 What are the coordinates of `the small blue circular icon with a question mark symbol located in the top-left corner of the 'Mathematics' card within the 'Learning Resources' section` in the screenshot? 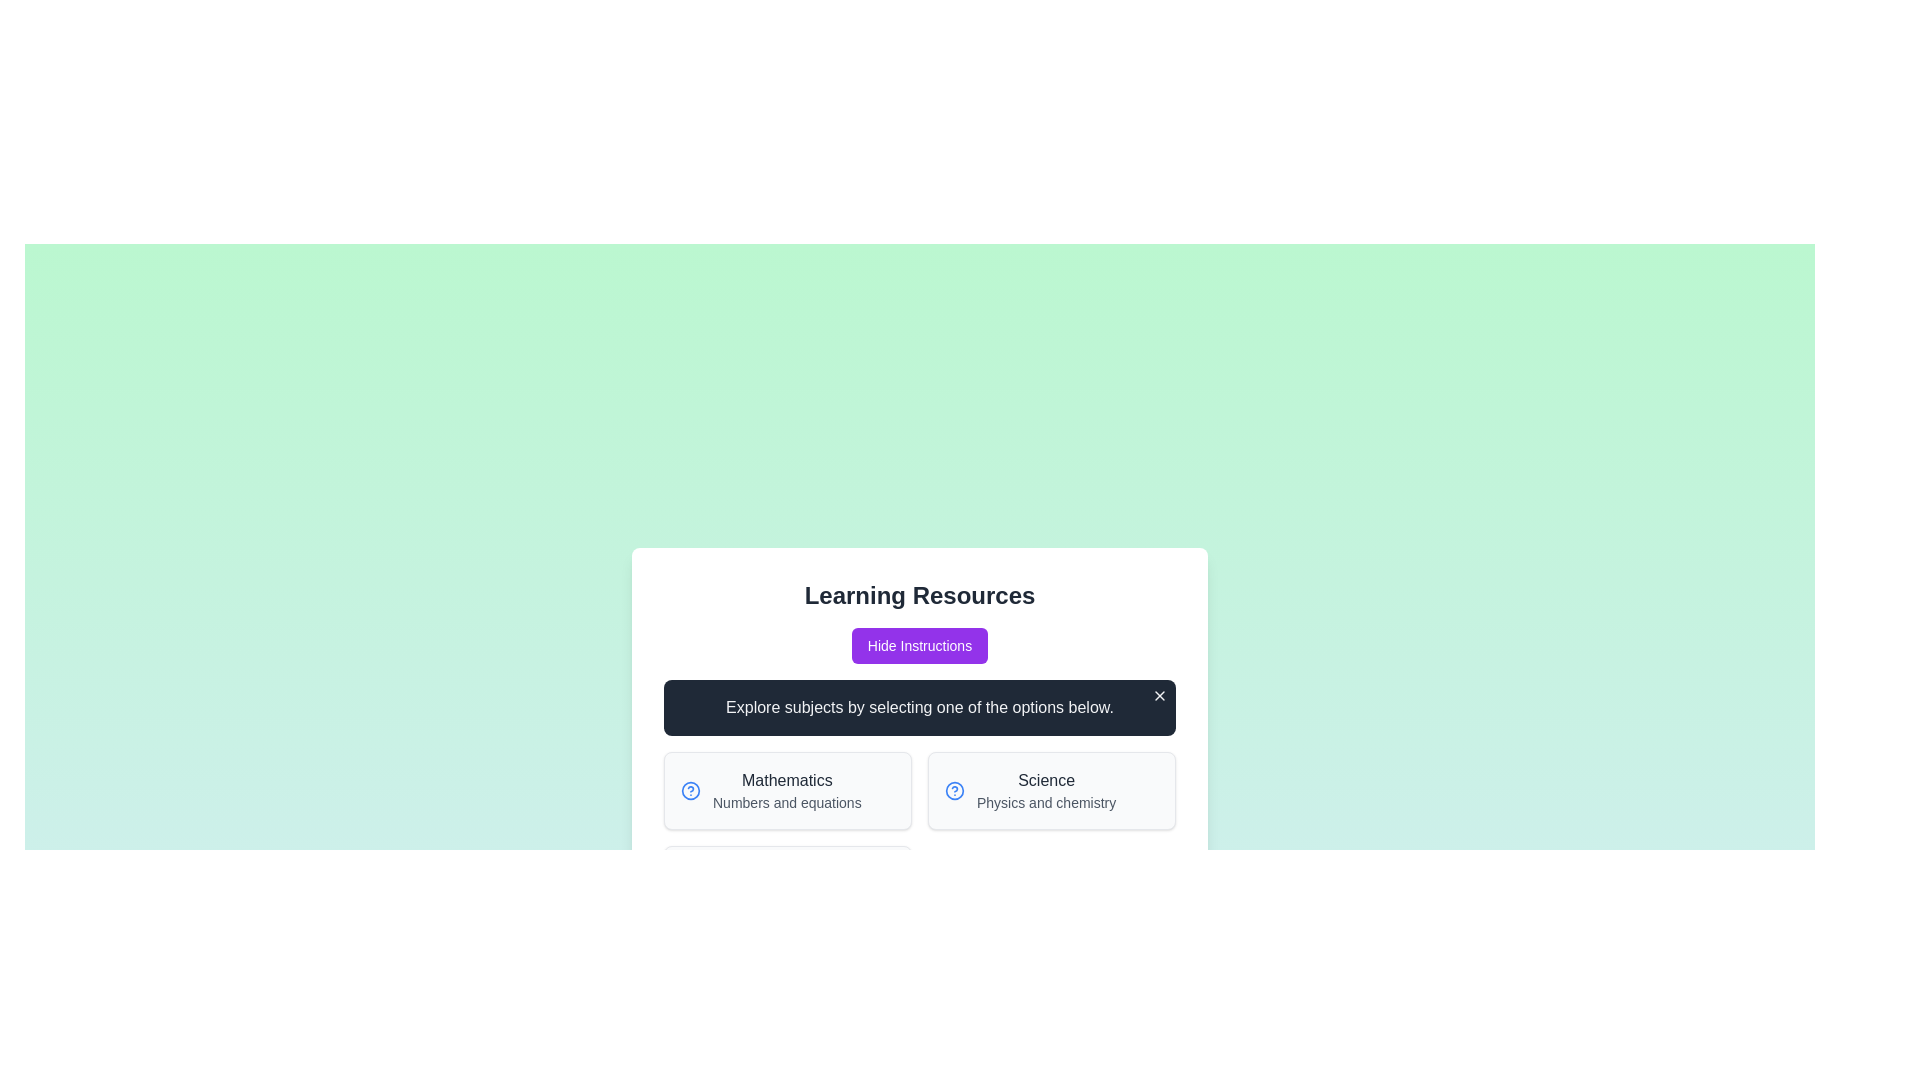 It's located at (691, 789).